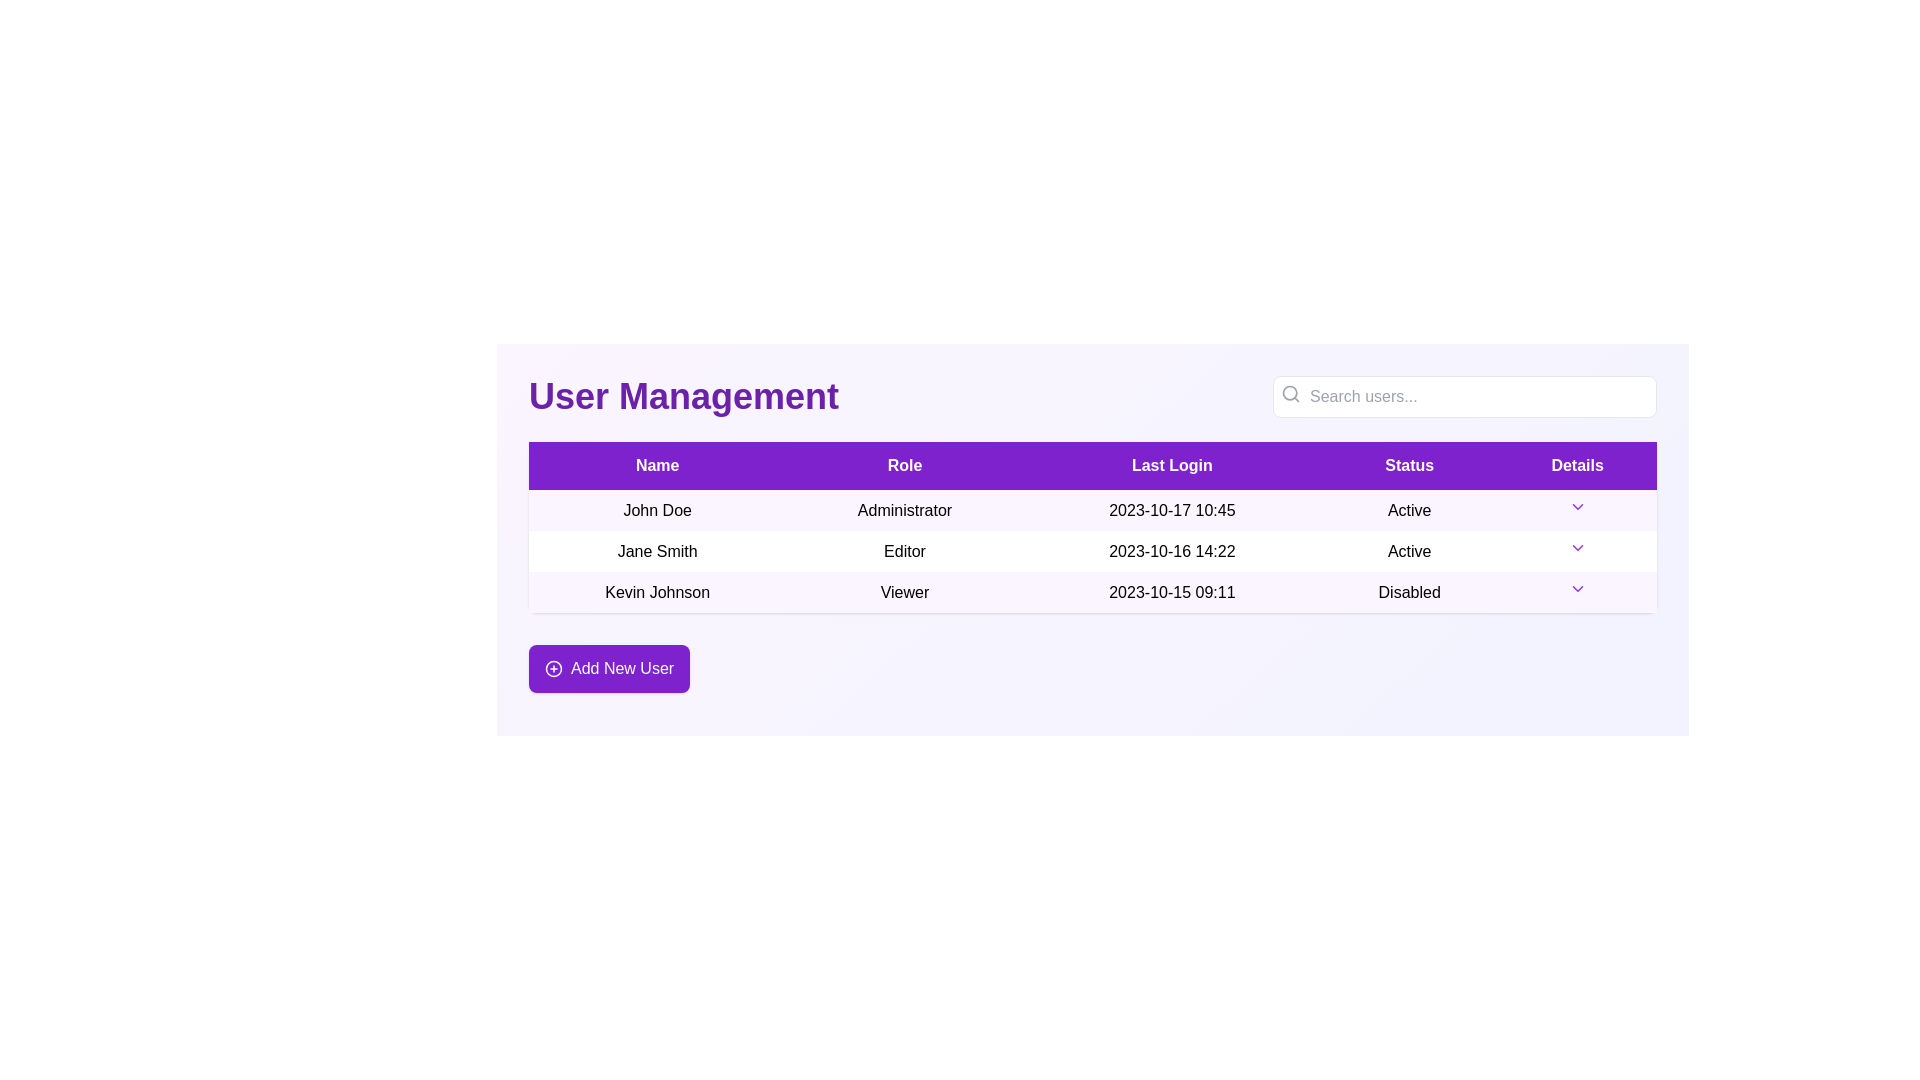 This screenshot has height=1080, width=1920. I want to click on the downward arrow toggle in the last column of the row labeled with the user name 'John Doe', so click(1576, 509).